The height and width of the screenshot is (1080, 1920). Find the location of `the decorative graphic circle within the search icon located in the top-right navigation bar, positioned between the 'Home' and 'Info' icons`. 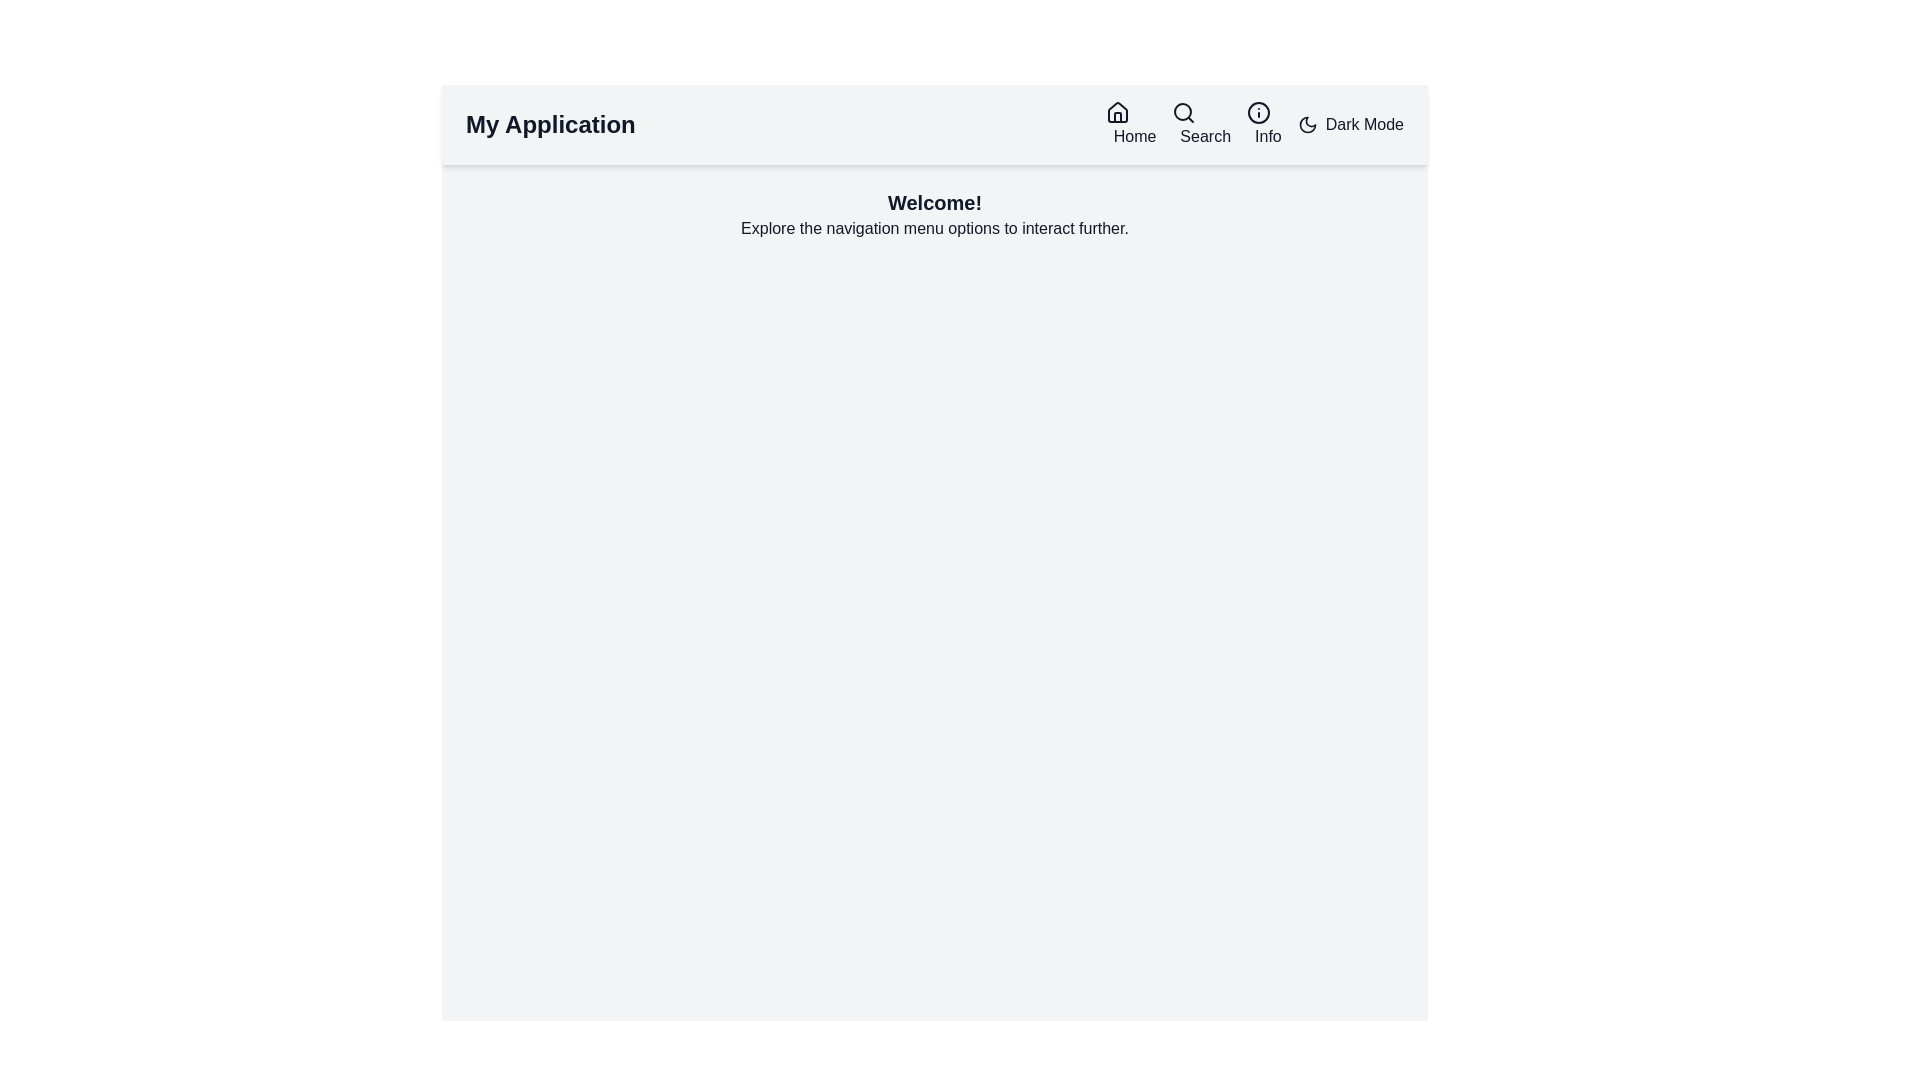

the decorative graphic circle within the search icon located in the top-right navigation bar, positioned between the 'Home' and 'Info' icons is located at coordinates (1183, 111).